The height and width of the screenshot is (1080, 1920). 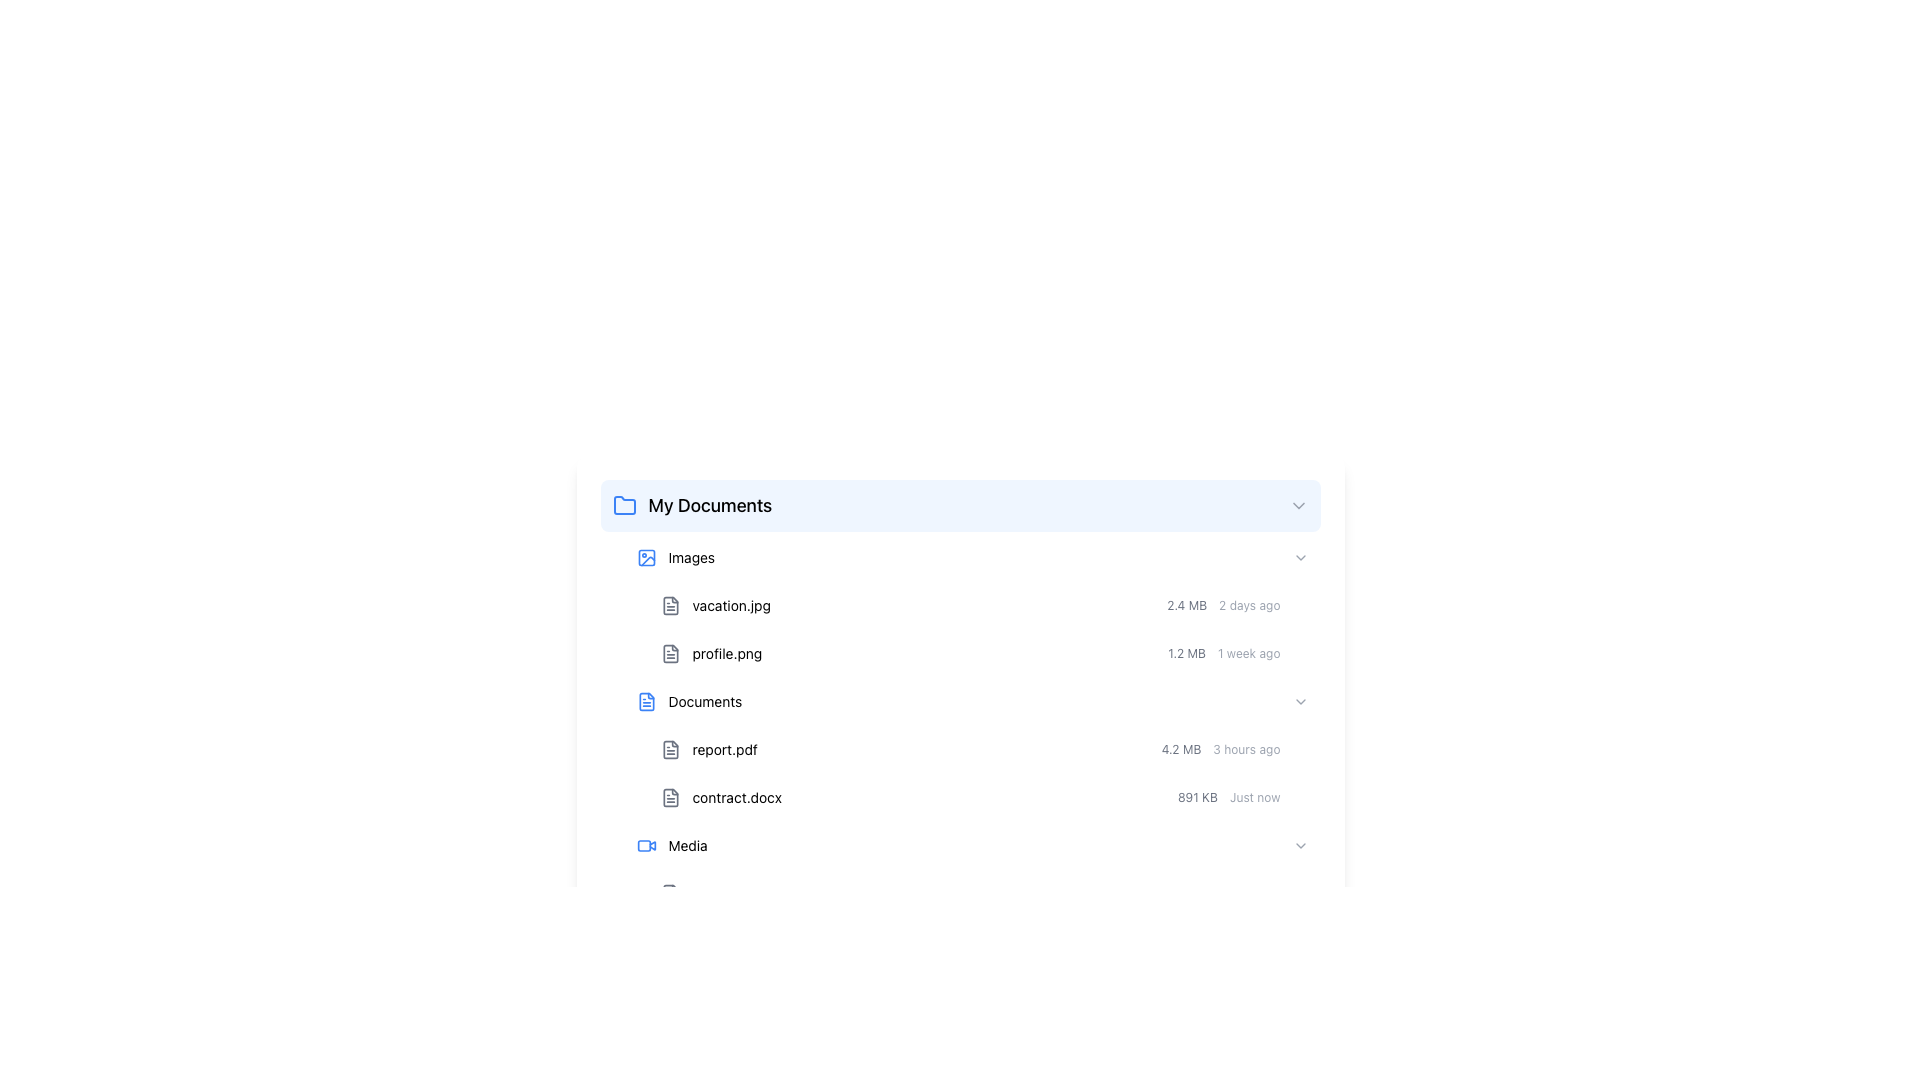 What do you see at coordinates (972, 749) in the screenshot?
I see `the file entry 'report.pdf' from the structured list in the 'Documents' section` at bounding box center [972, 749].